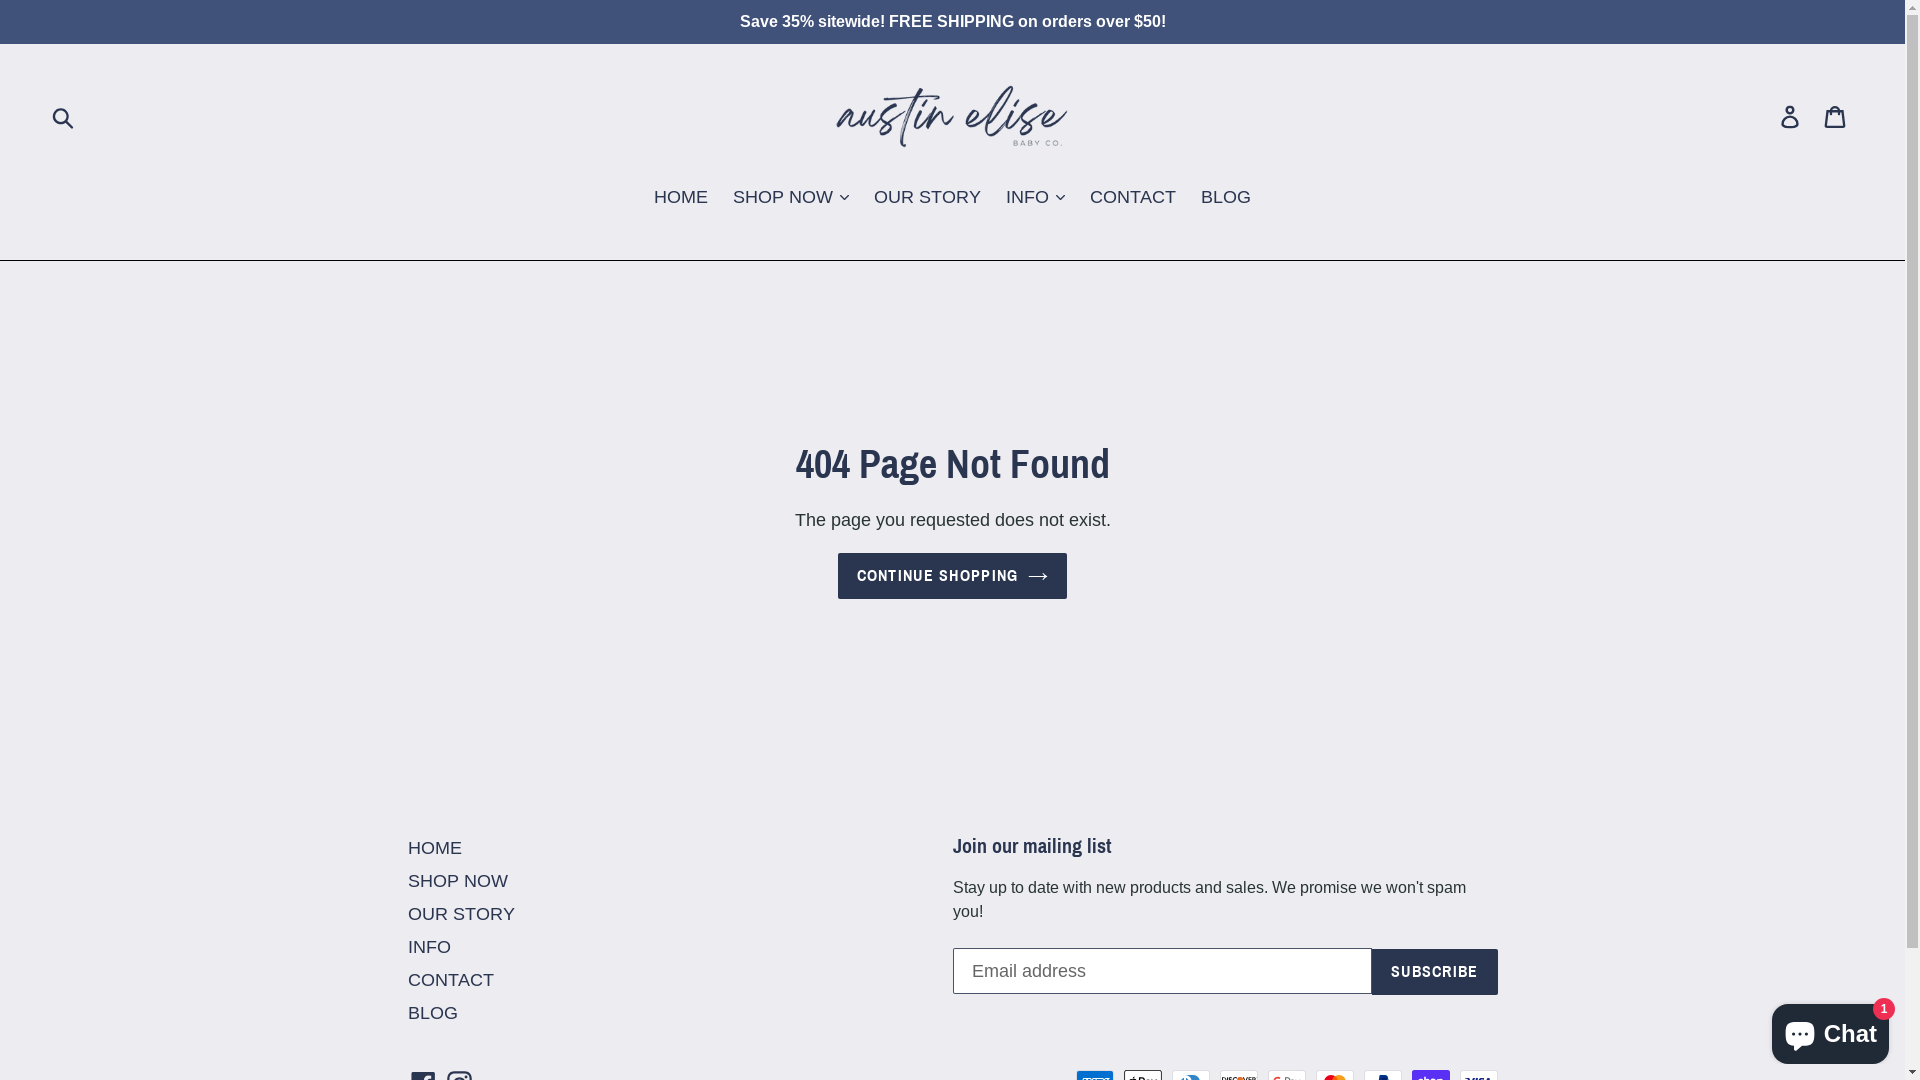 The image size is (1920, 1080). I want to click on 'CONTACT', so click(450, 978).